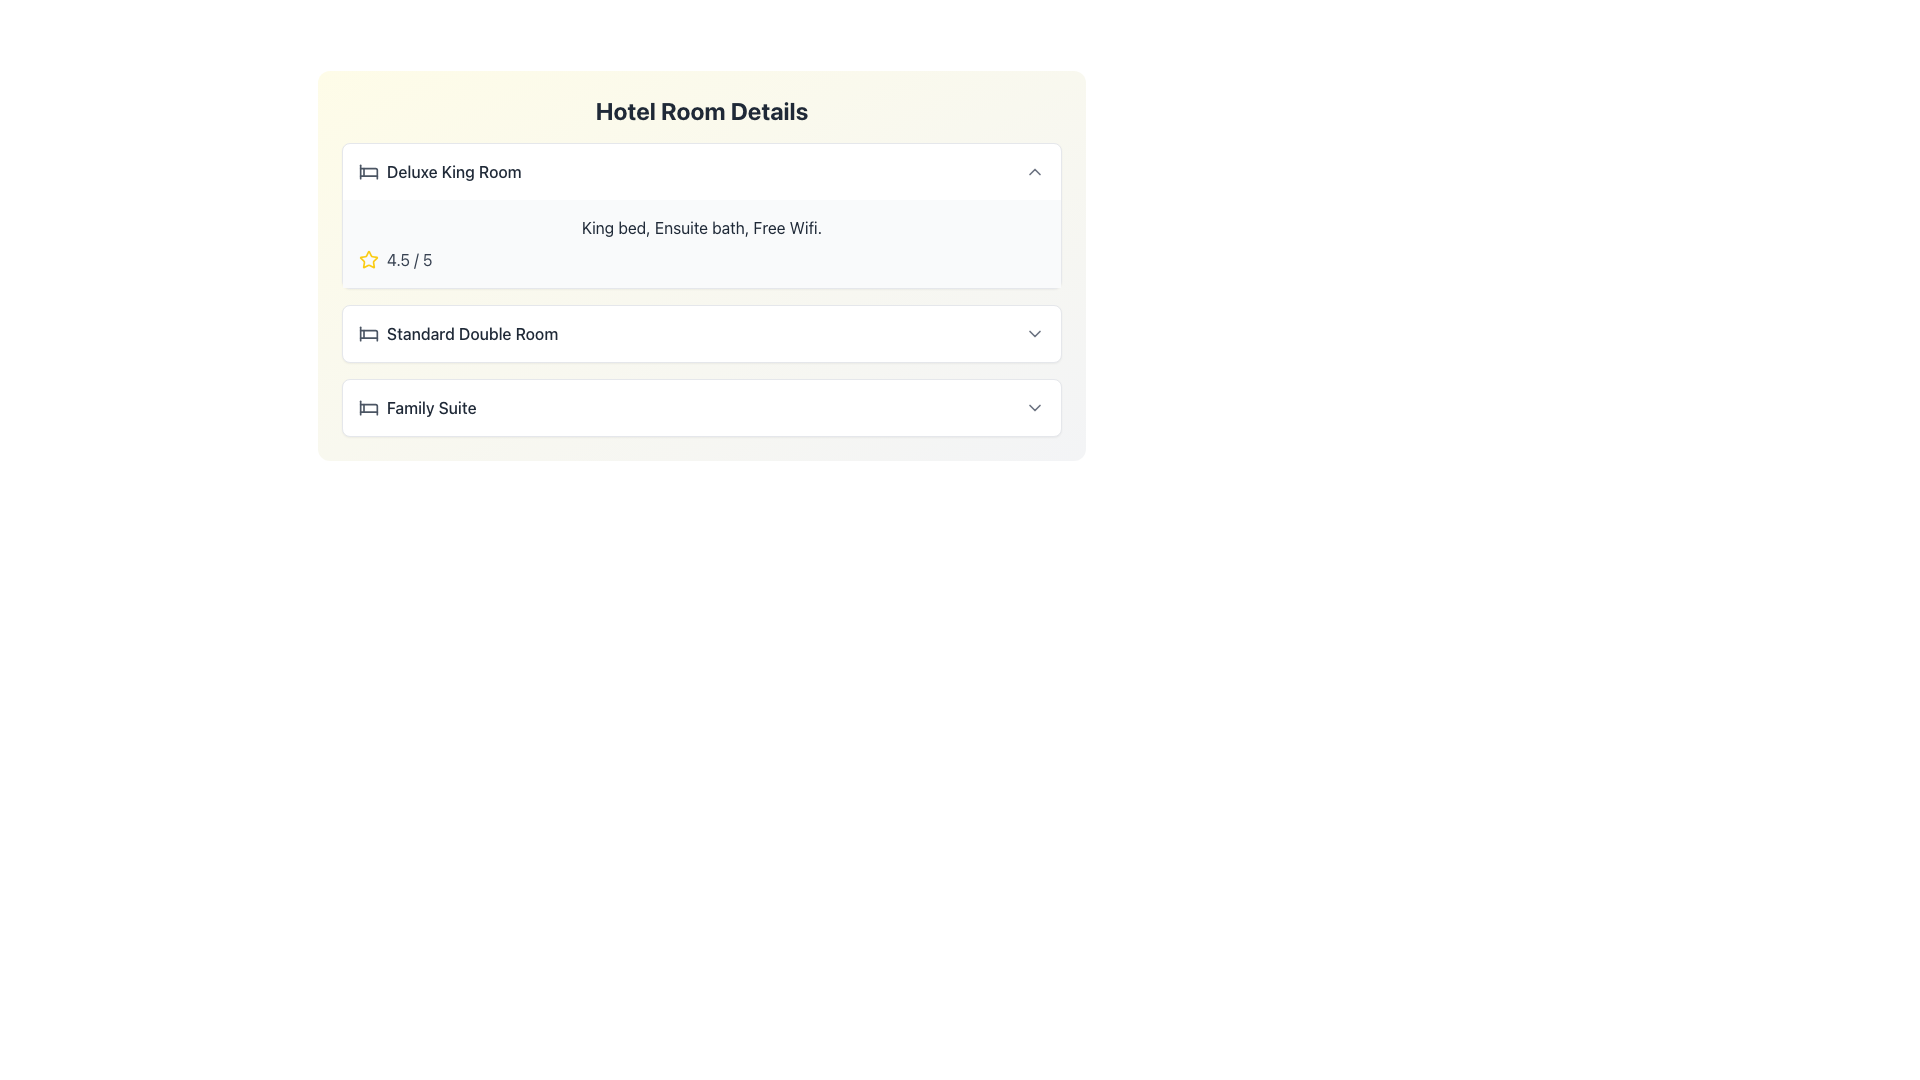 The image size is (1920, 1080). What do you see at coordinates (430, 407) in the screenshot?
I see `text content of the 'Family Suite' label displayed at the bottom of the room options list in the 'Hotel Room Details' section` at bounding box center [430, 407].